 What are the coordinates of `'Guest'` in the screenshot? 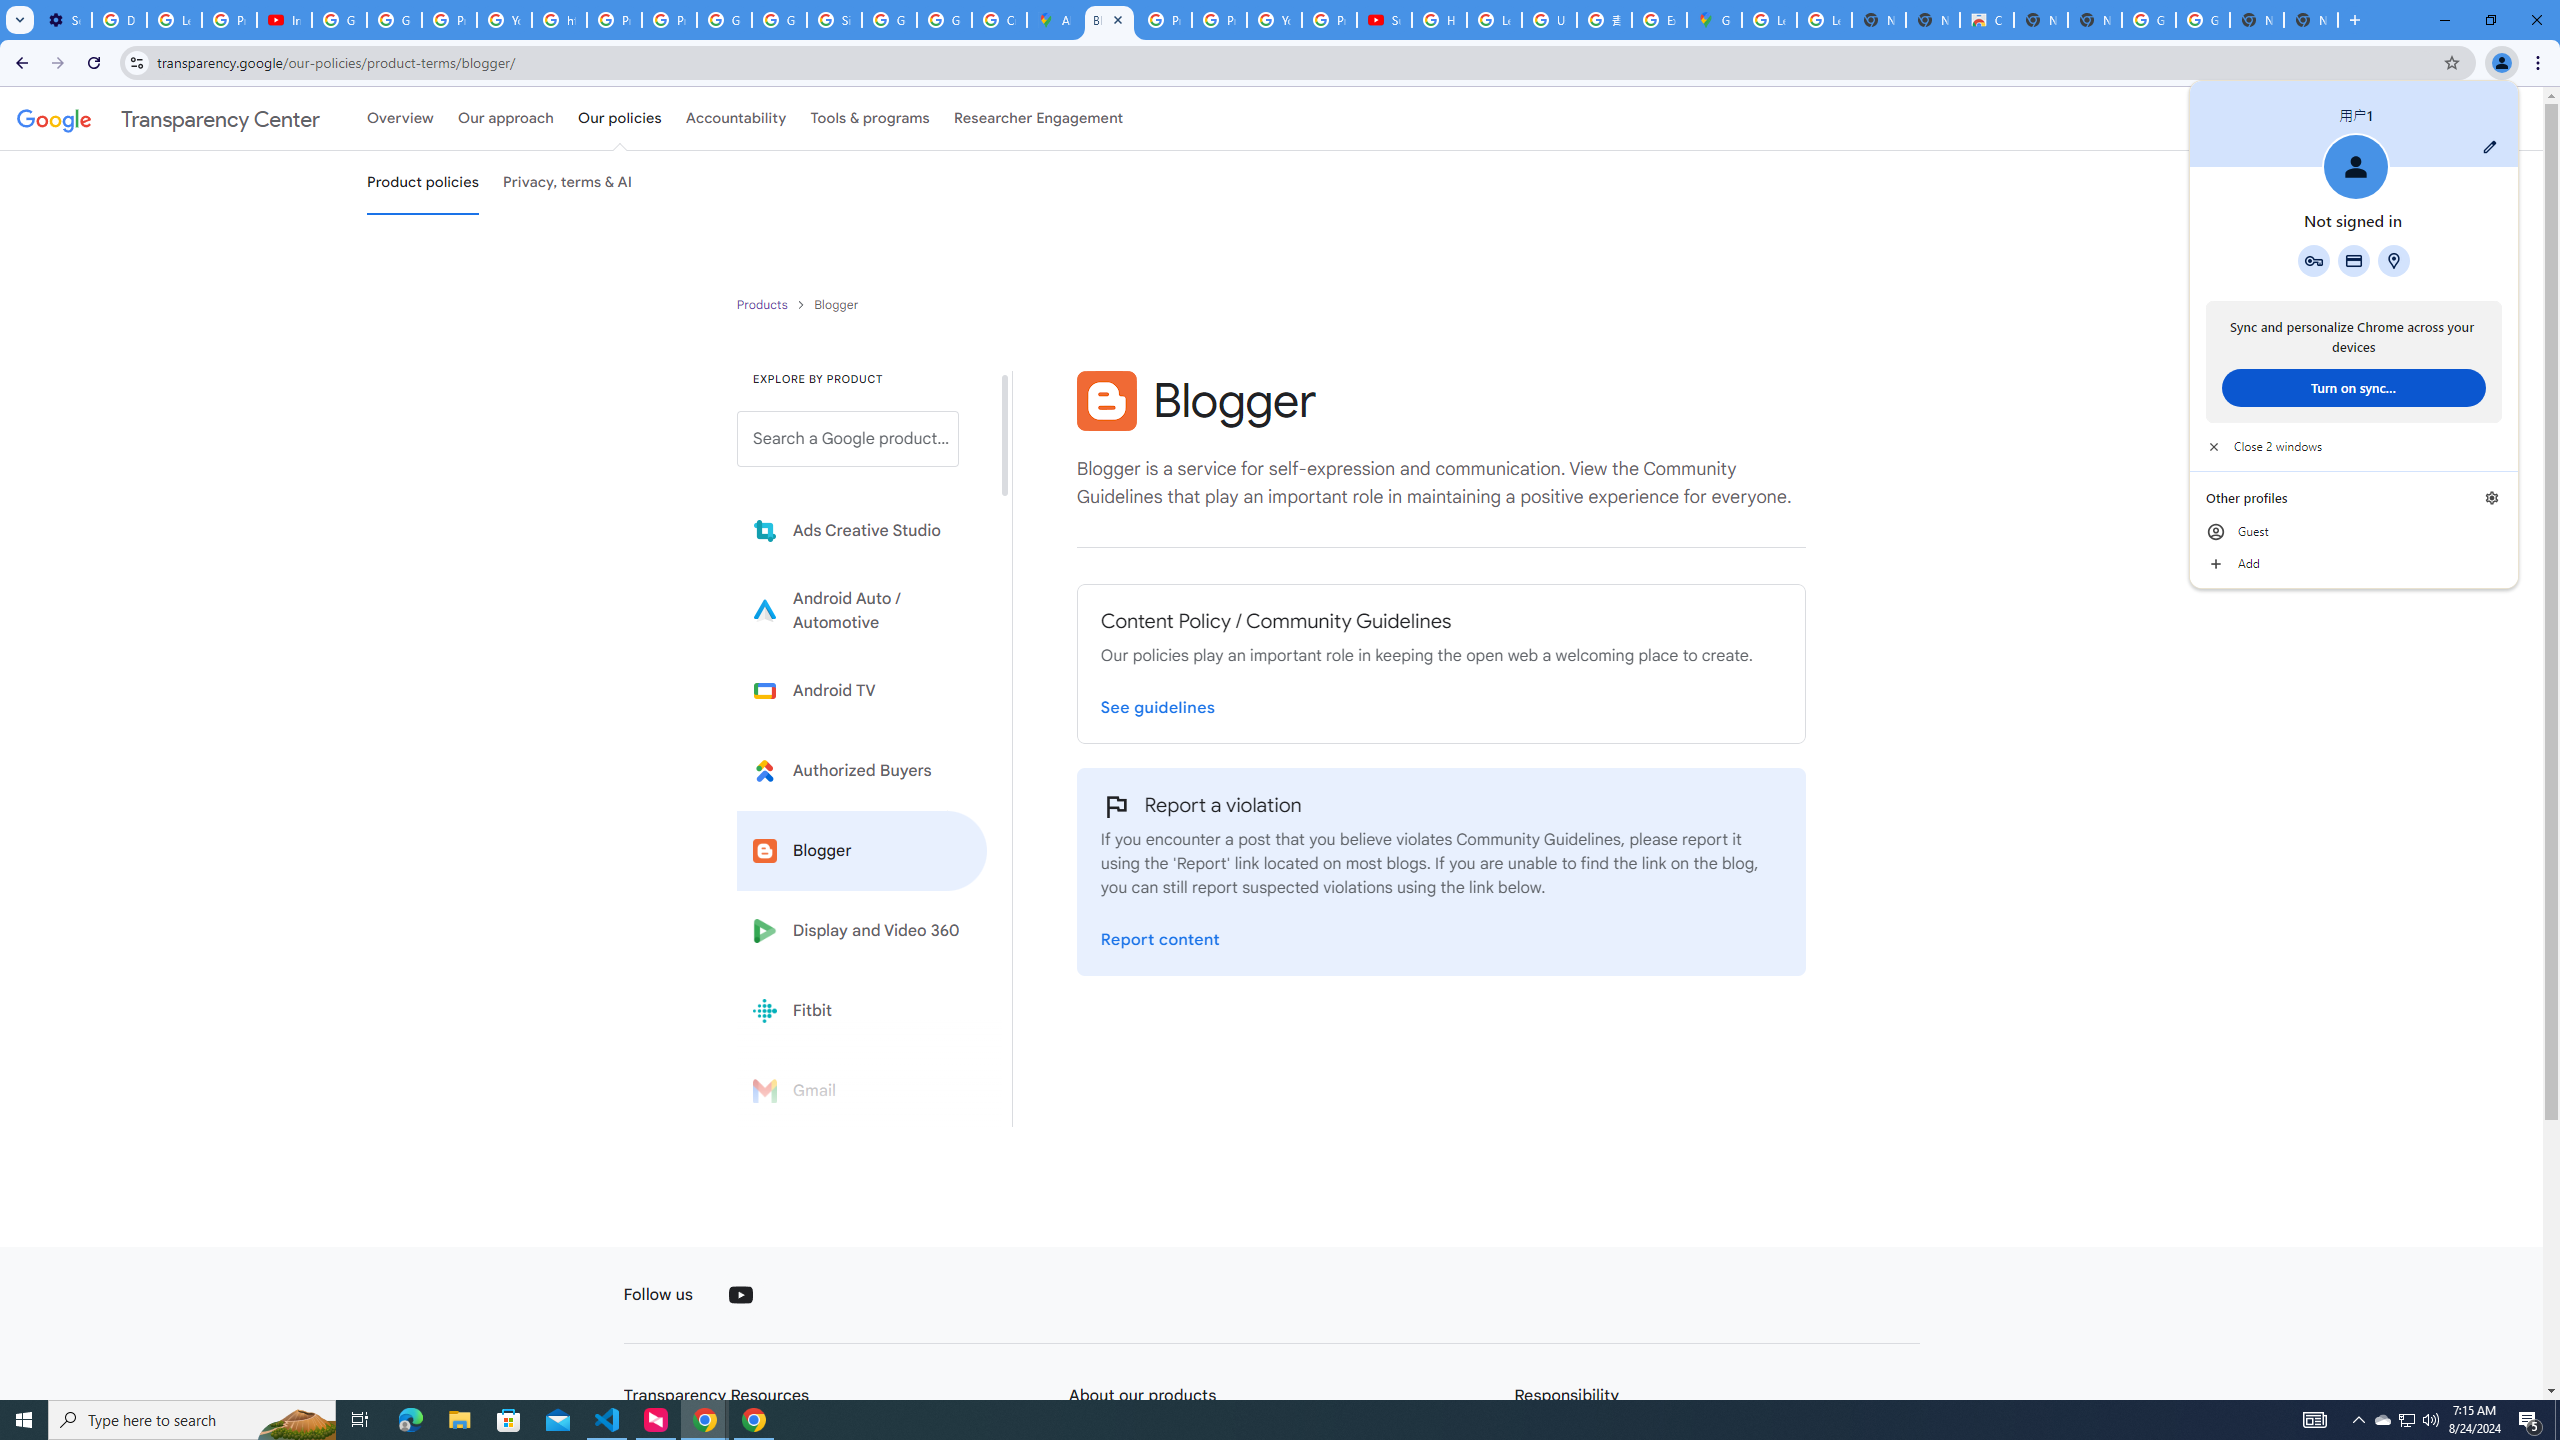 It's located at (2352, 532).